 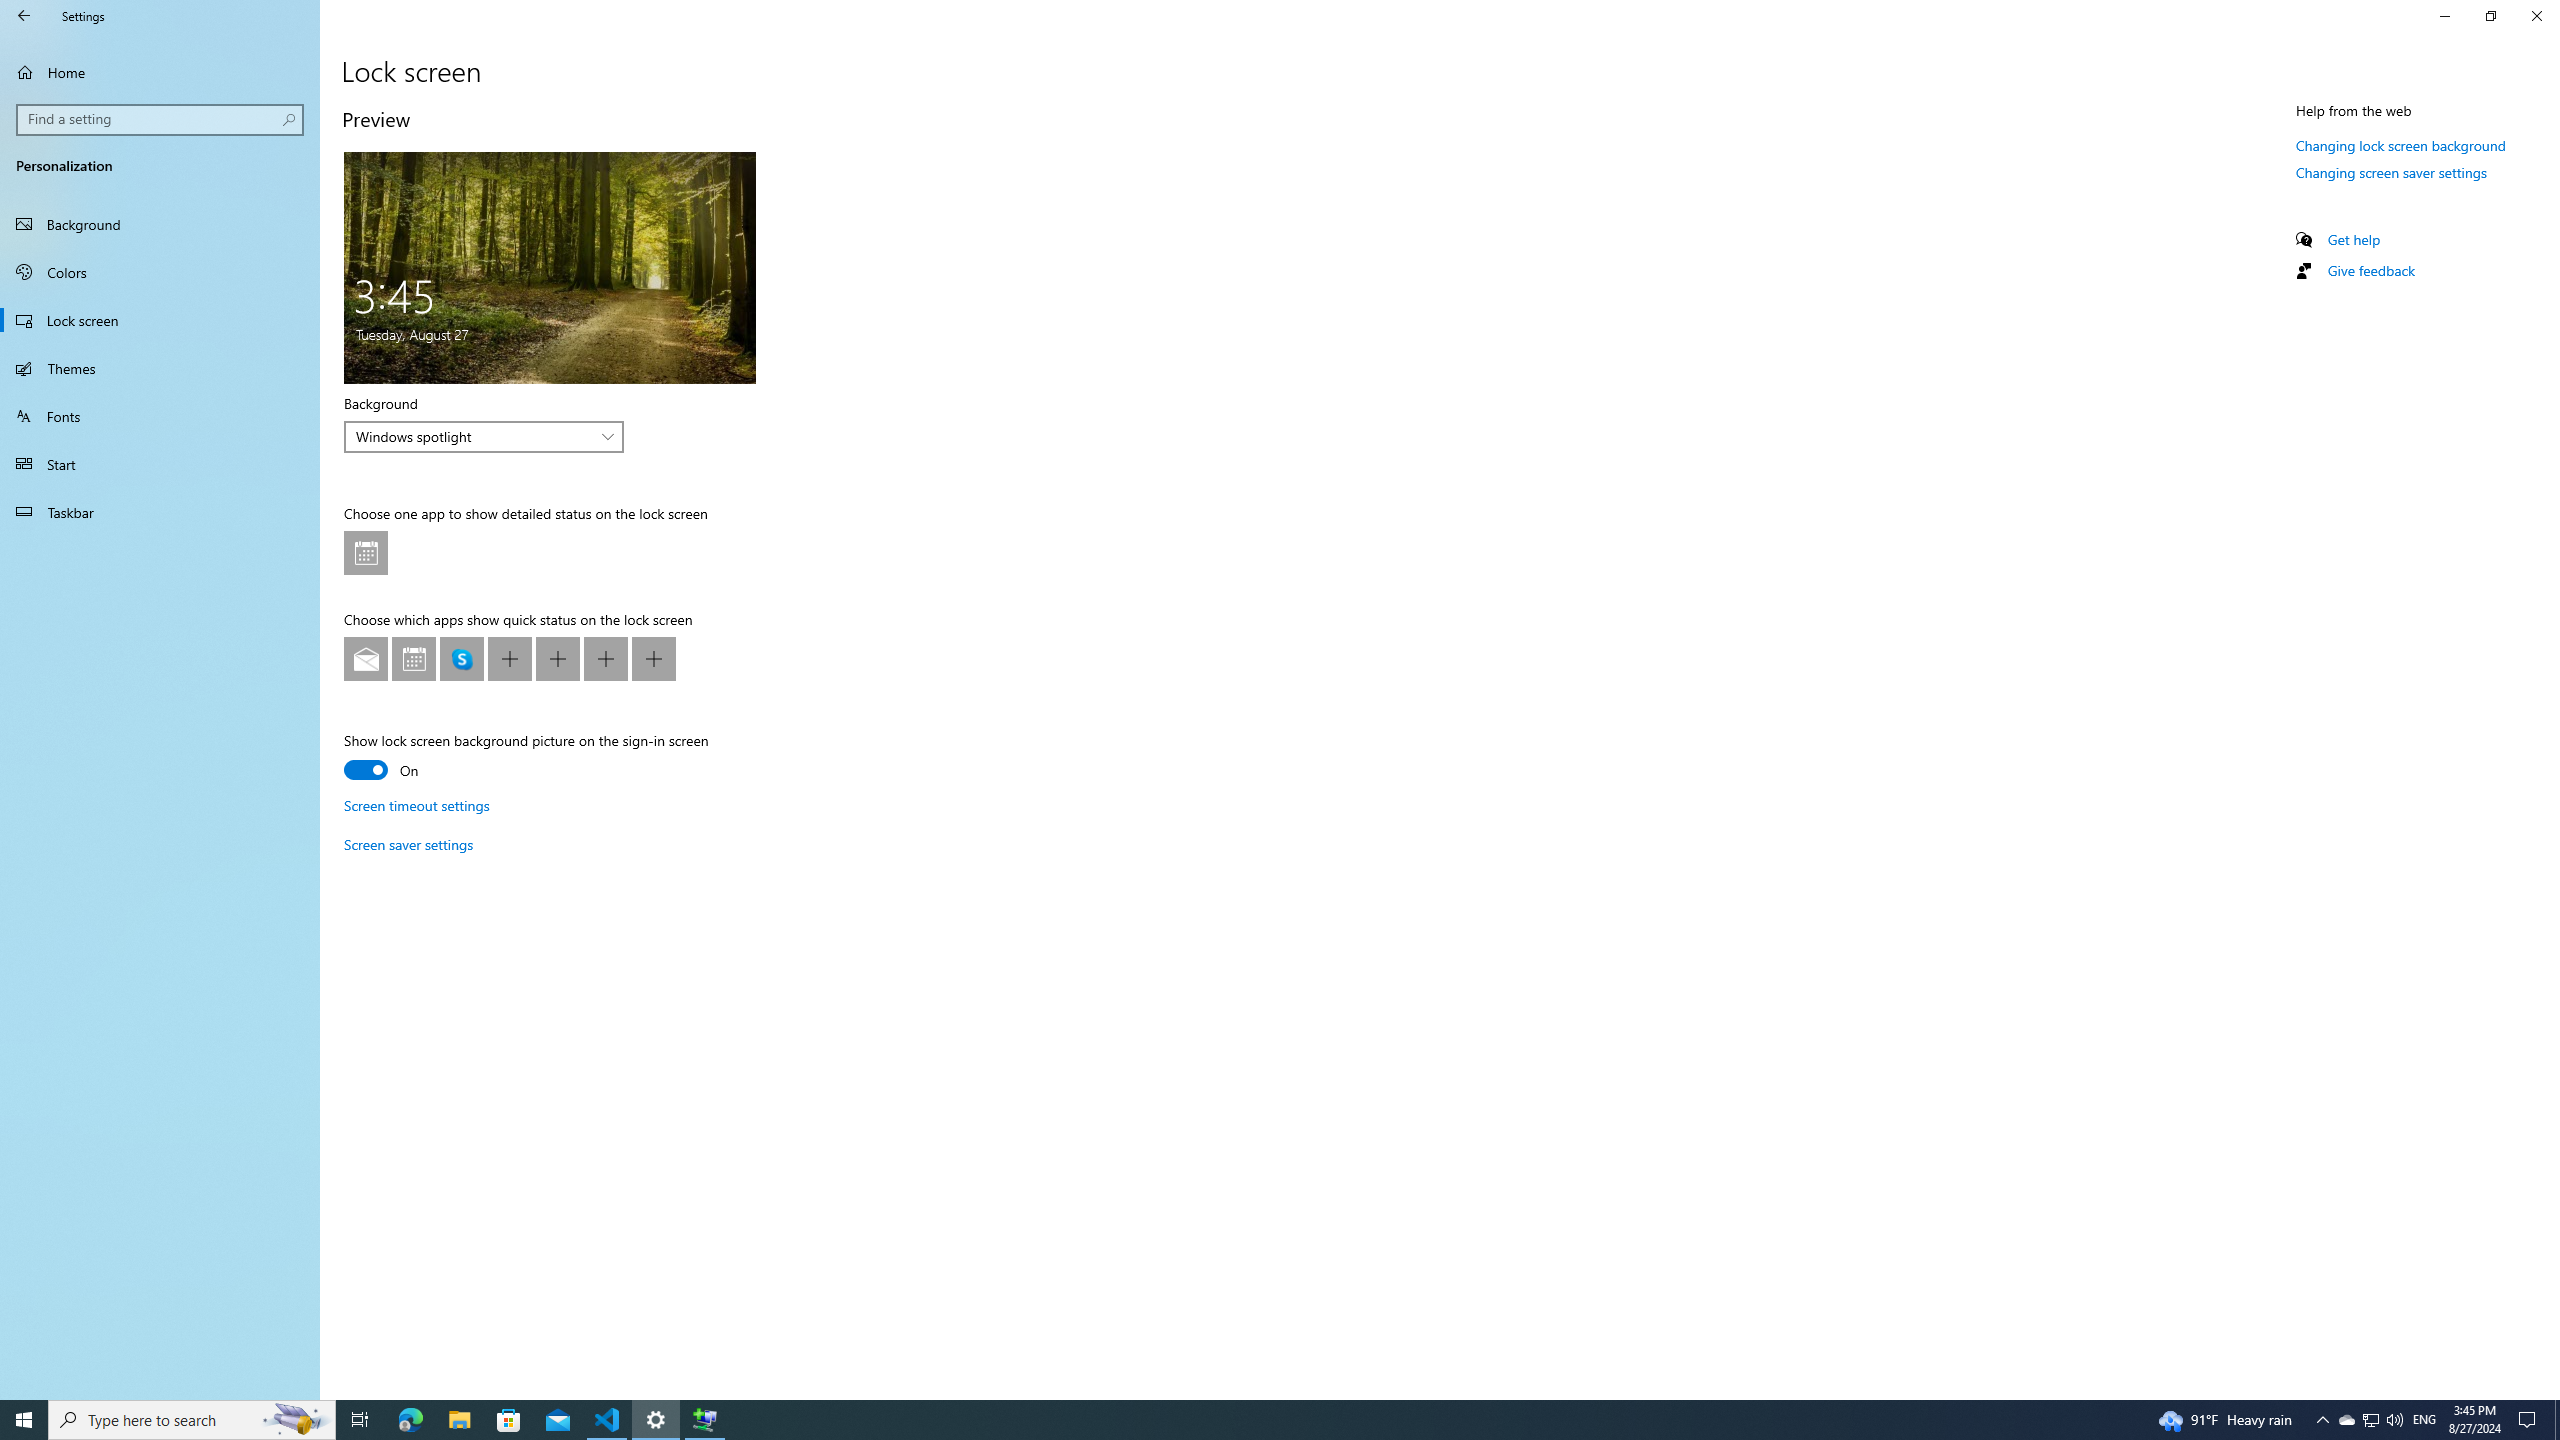 I want to click on 'Search box, Find a setting', so click(x=160, y=118).